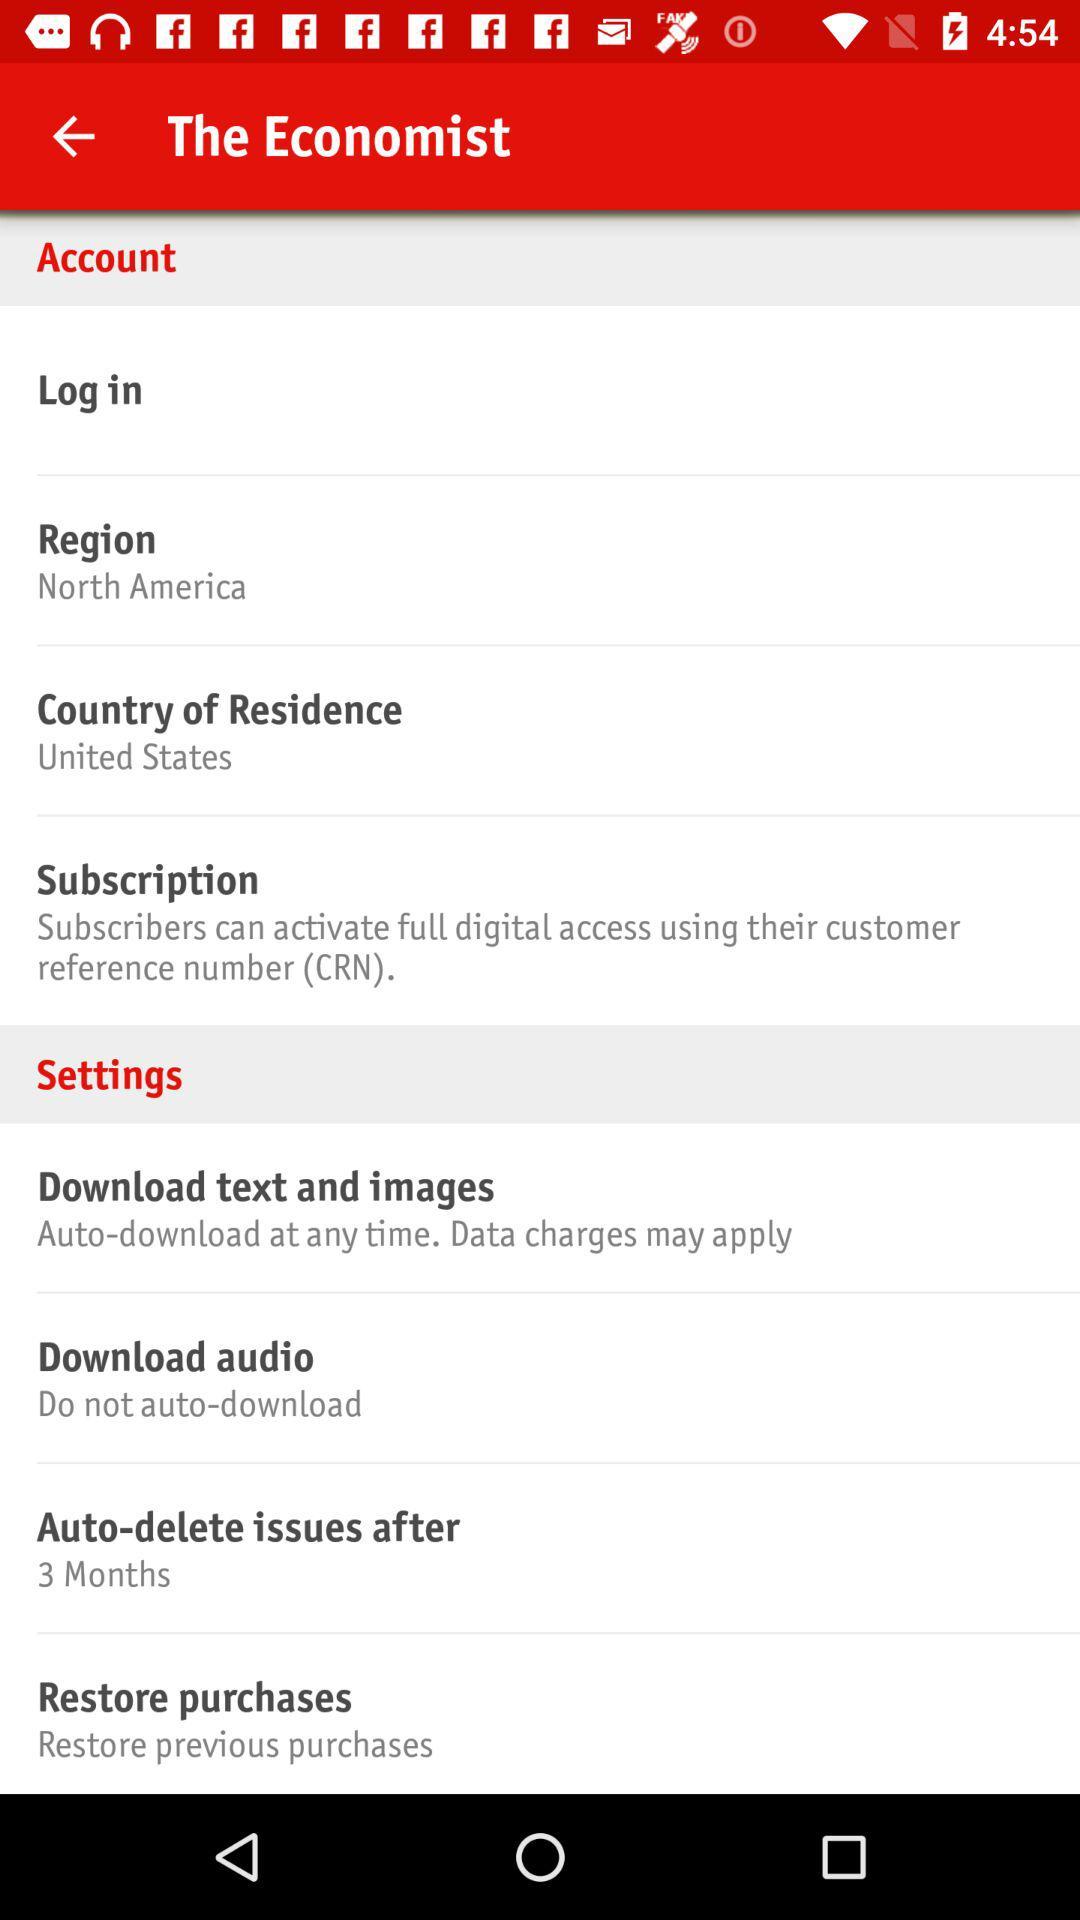 The image size is (1080, 1920). What do you see at coordinates (536, 1525) in the screenshot?
I see `auto delete issues icon` at bounding box center [536, 1525].